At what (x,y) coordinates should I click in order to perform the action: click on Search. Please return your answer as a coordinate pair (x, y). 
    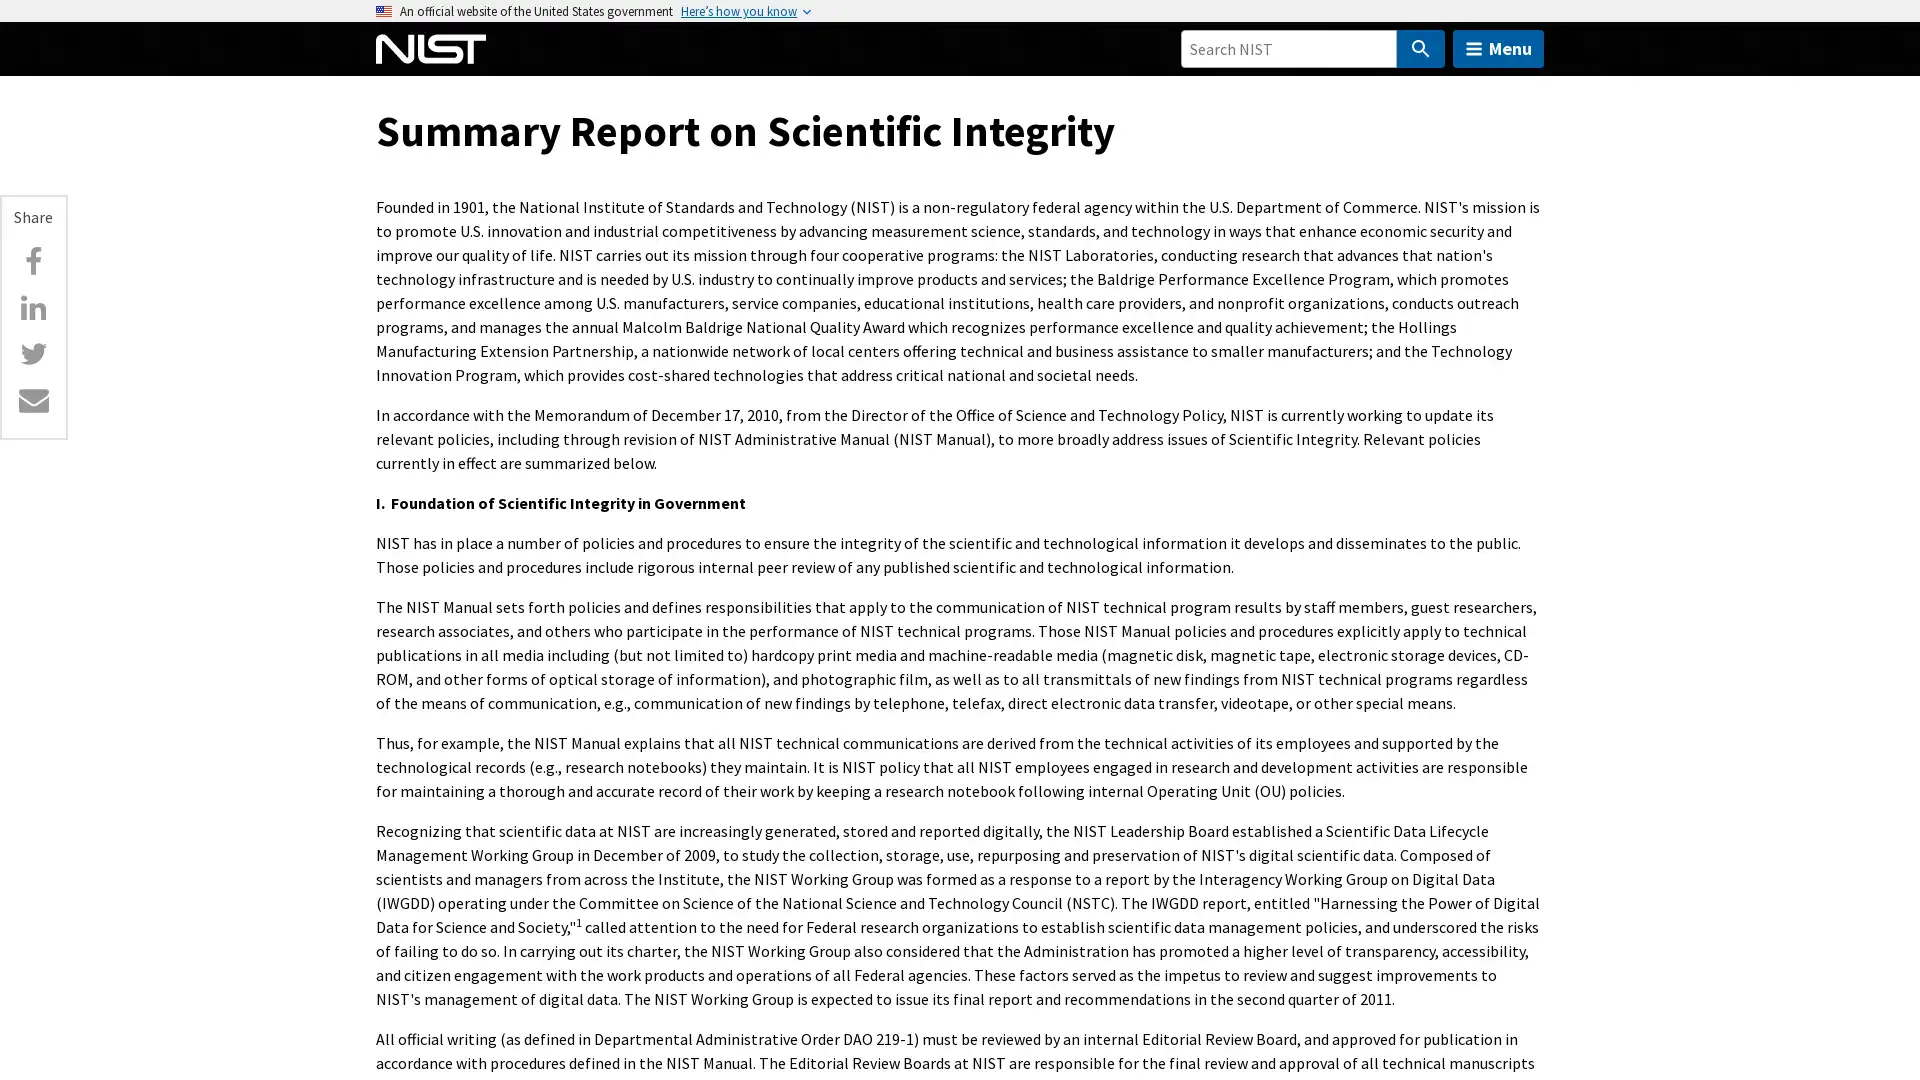
    Looking at the image, I should click on (1419, 48).